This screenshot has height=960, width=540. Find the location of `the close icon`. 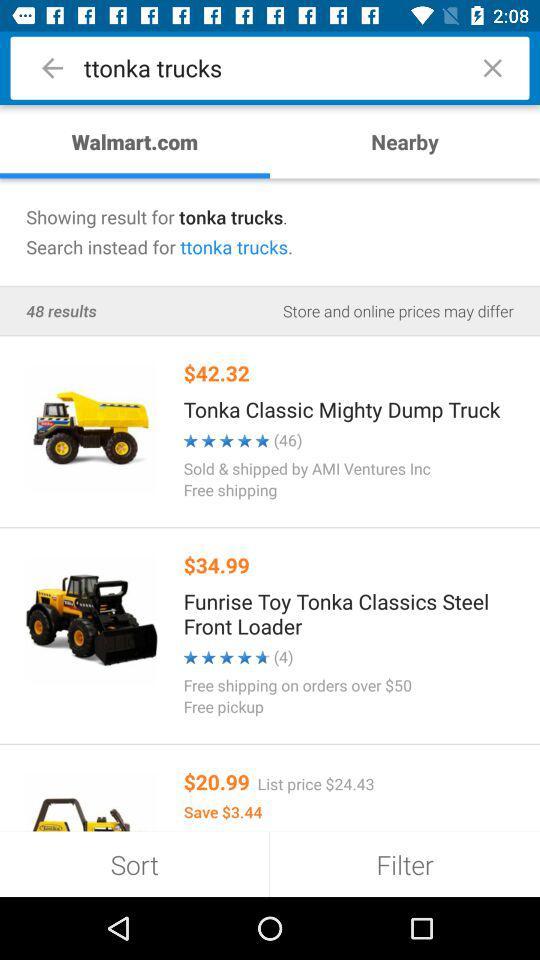

the close icon is located at coordinates (491, 68).